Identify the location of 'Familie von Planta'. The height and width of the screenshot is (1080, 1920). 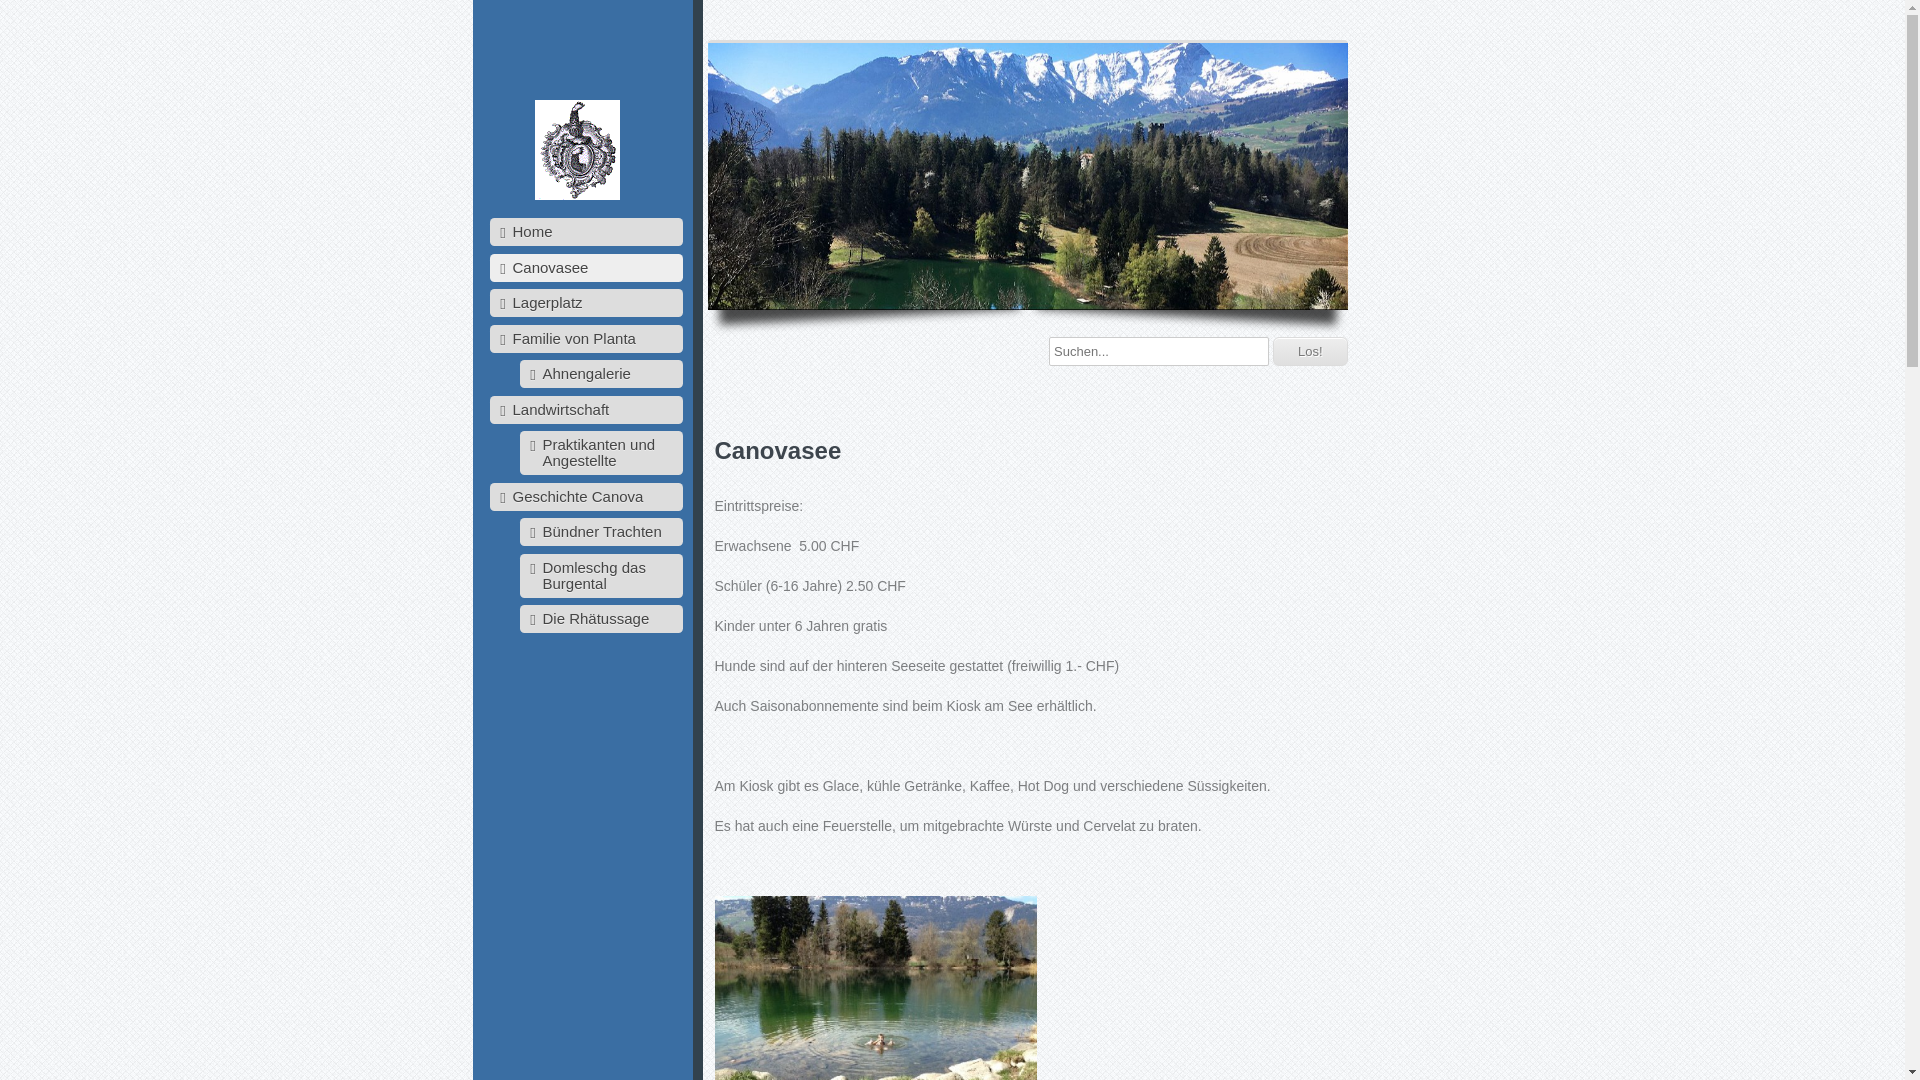
(585, 337).